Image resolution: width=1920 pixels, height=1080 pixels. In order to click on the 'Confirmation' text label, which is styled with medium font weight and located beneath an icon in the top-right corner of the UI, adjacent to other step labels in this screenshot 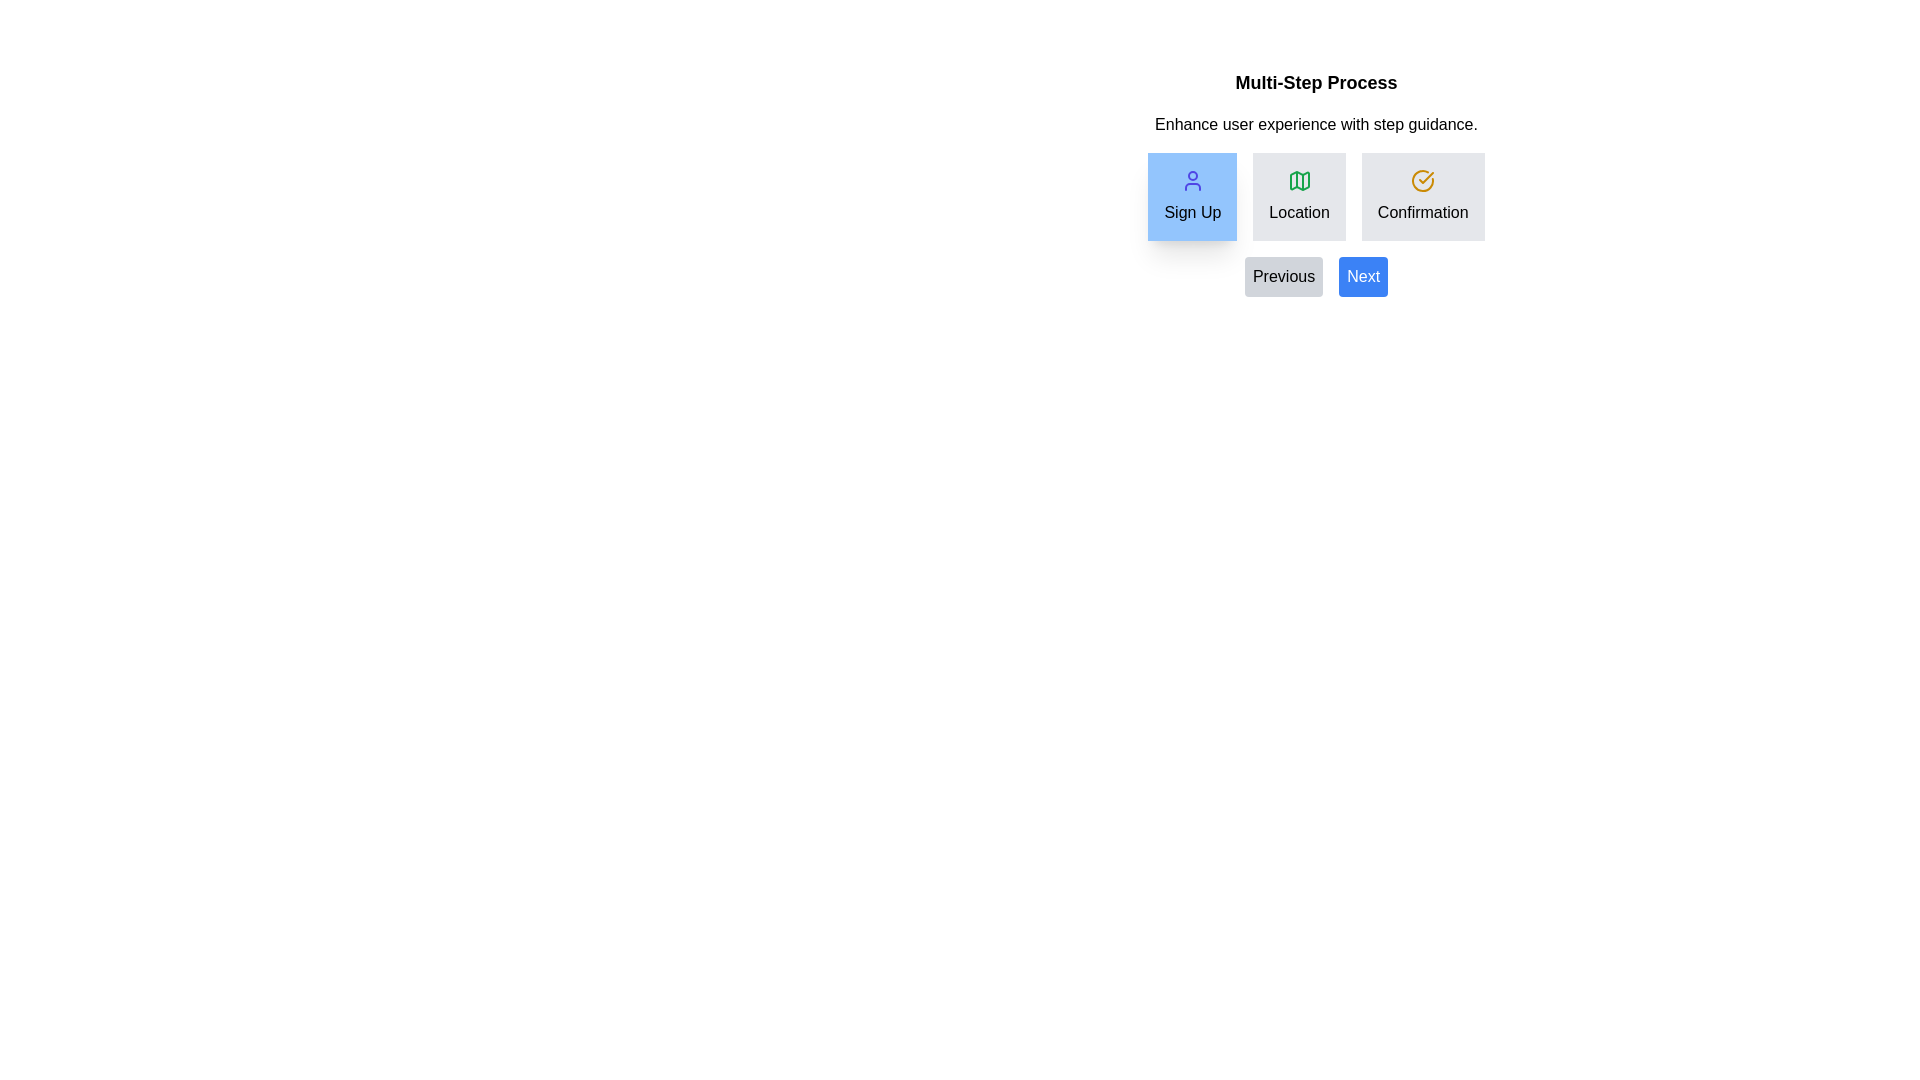, I will do `click(1422, 212)`.